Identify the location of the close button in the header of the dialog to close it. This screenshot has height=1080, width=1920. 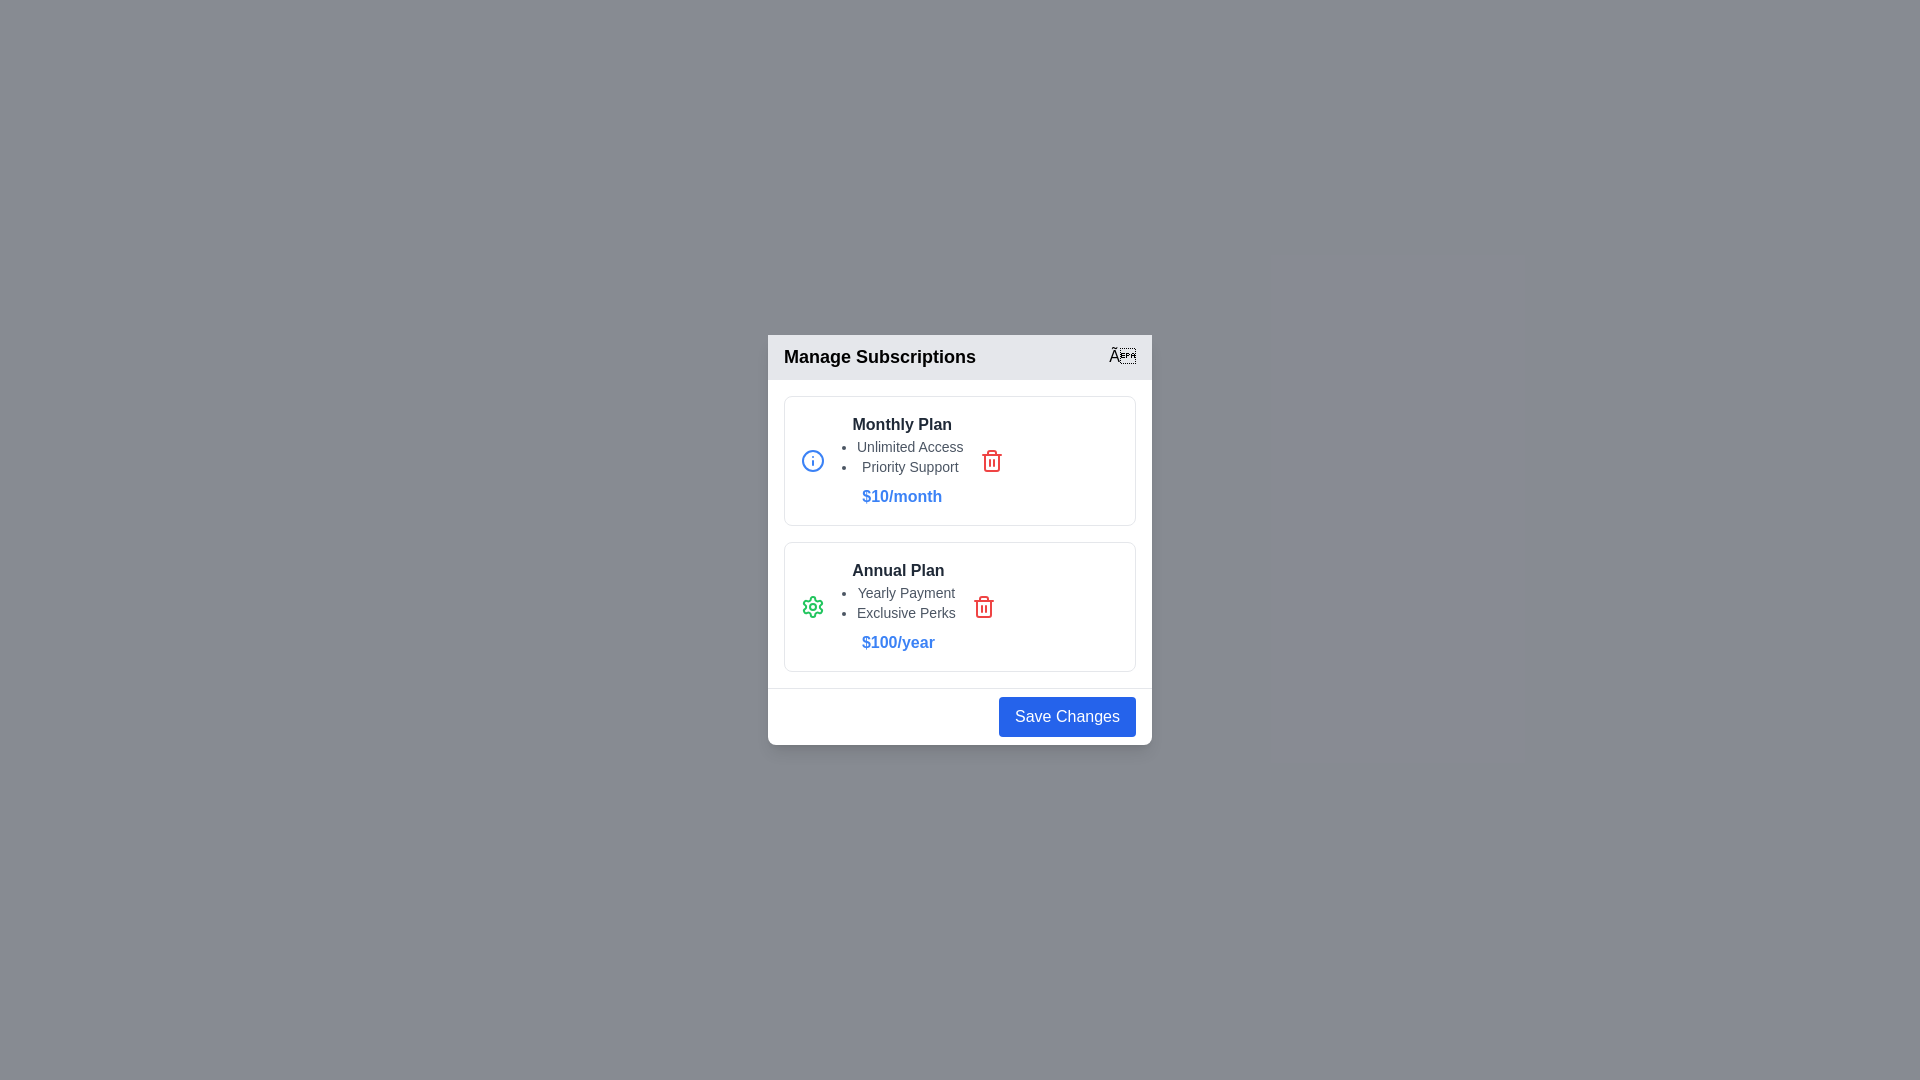
(1122, 356).